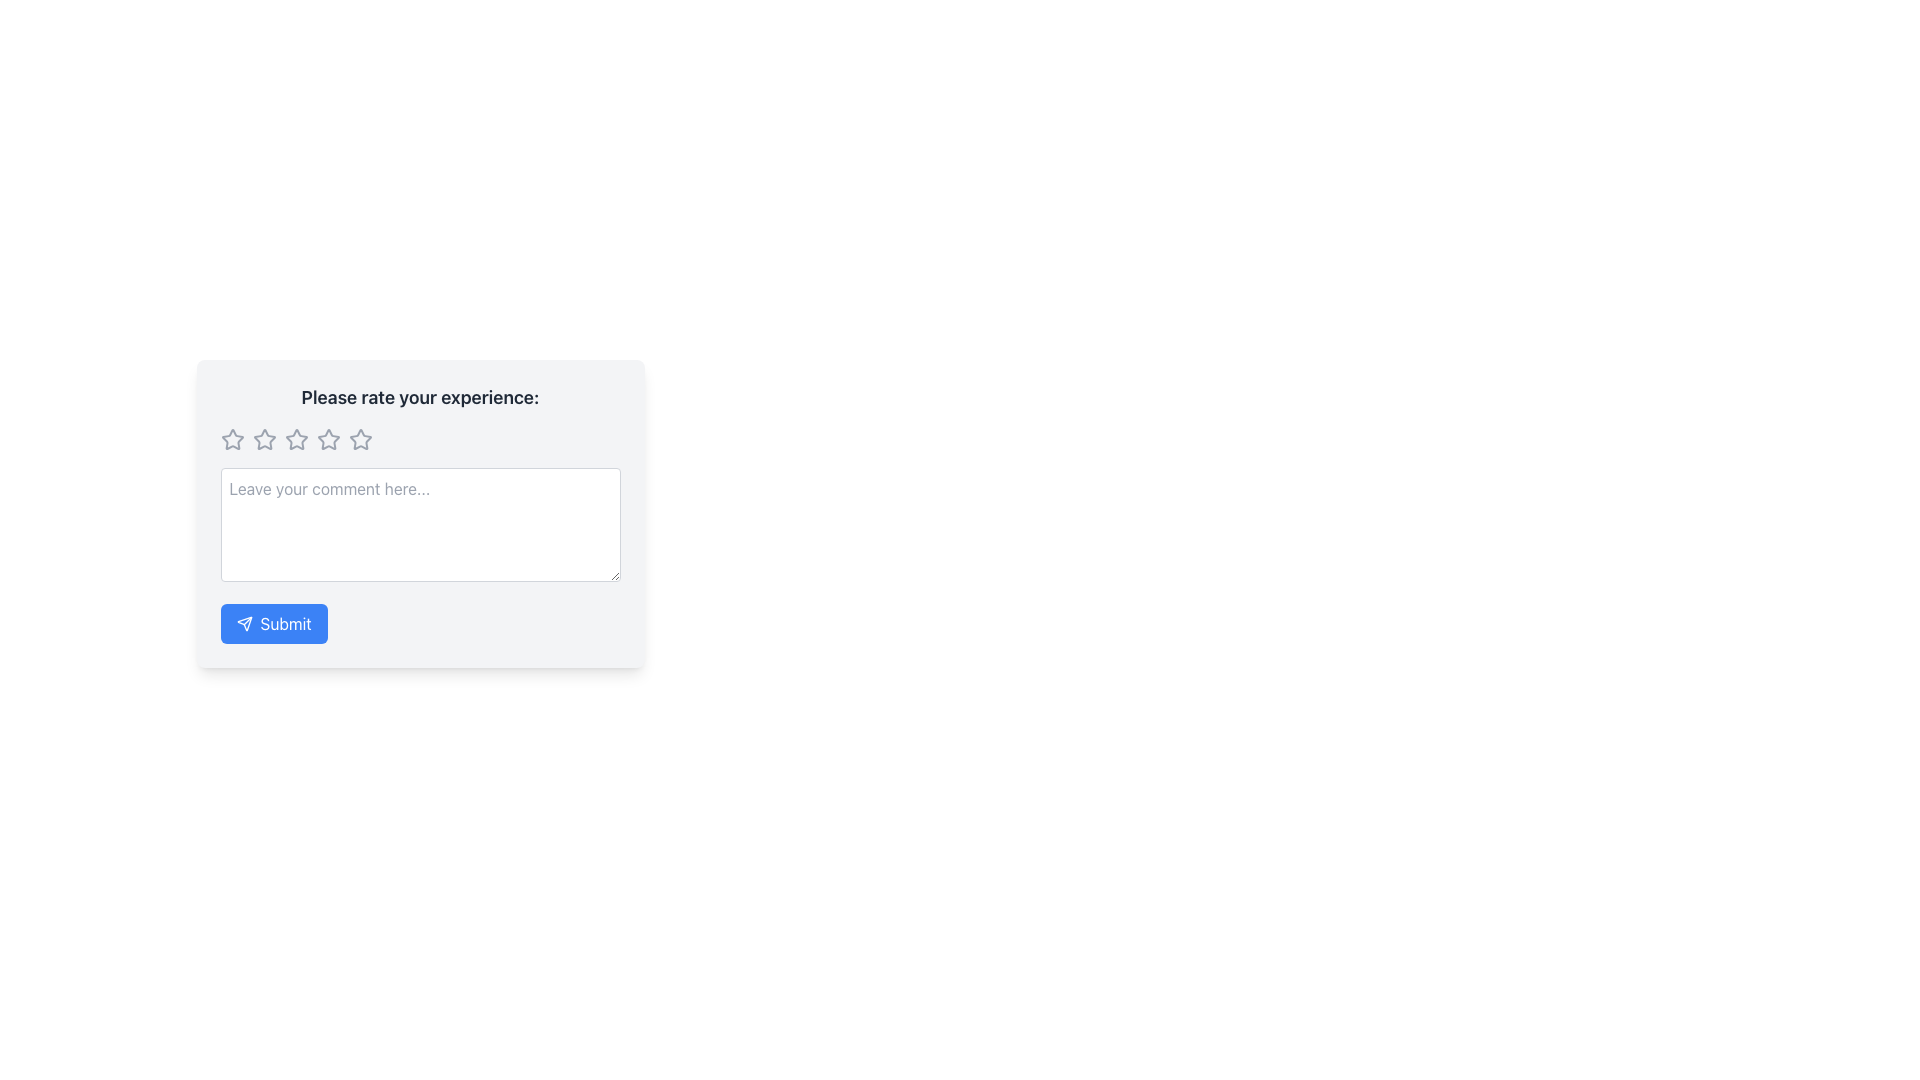 The width and height of the screenshot is (1920, 1080). Describe the element at coordinates (232, 438) in the screenshot. I see `the star icon` at that location.